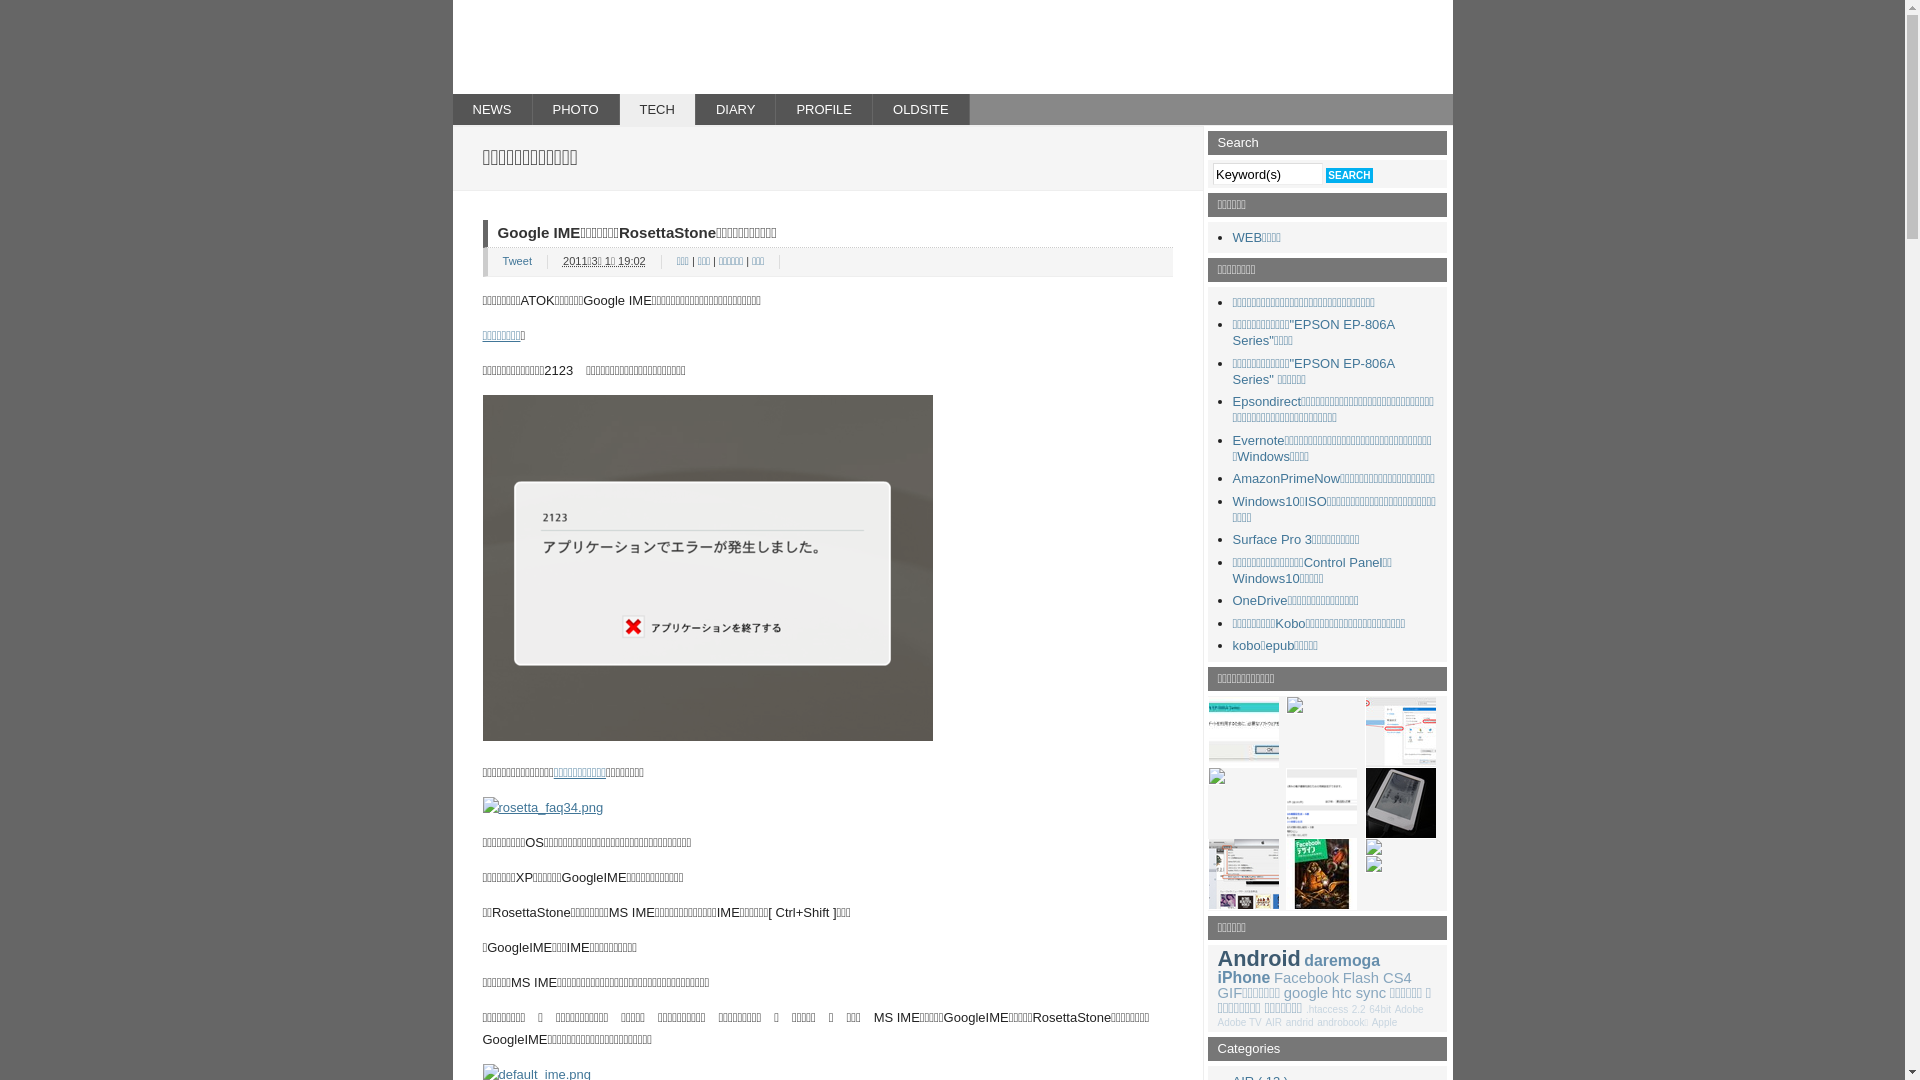 The image size is (1920, 1080). I want to click on 'AIR', so click(1272, 1022).